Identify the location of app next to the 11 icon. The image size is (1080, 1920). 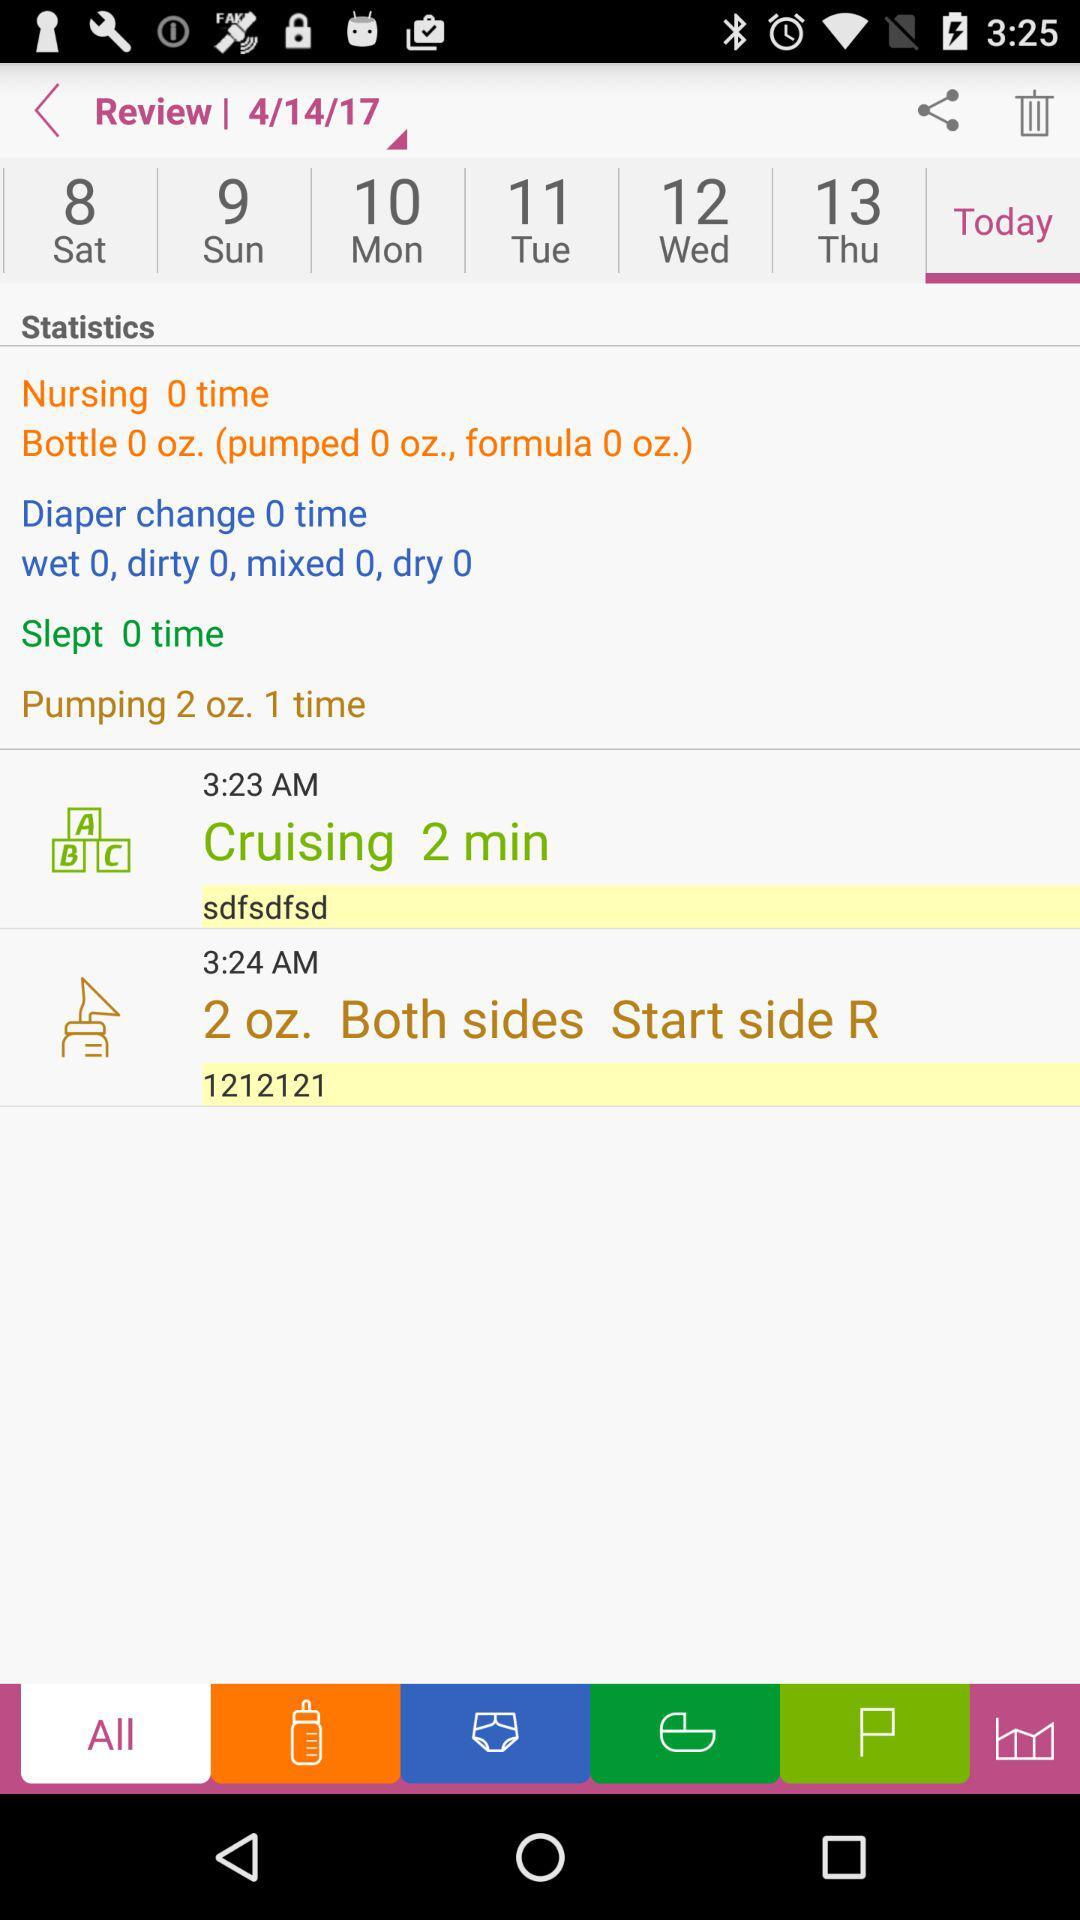
(693, 220).